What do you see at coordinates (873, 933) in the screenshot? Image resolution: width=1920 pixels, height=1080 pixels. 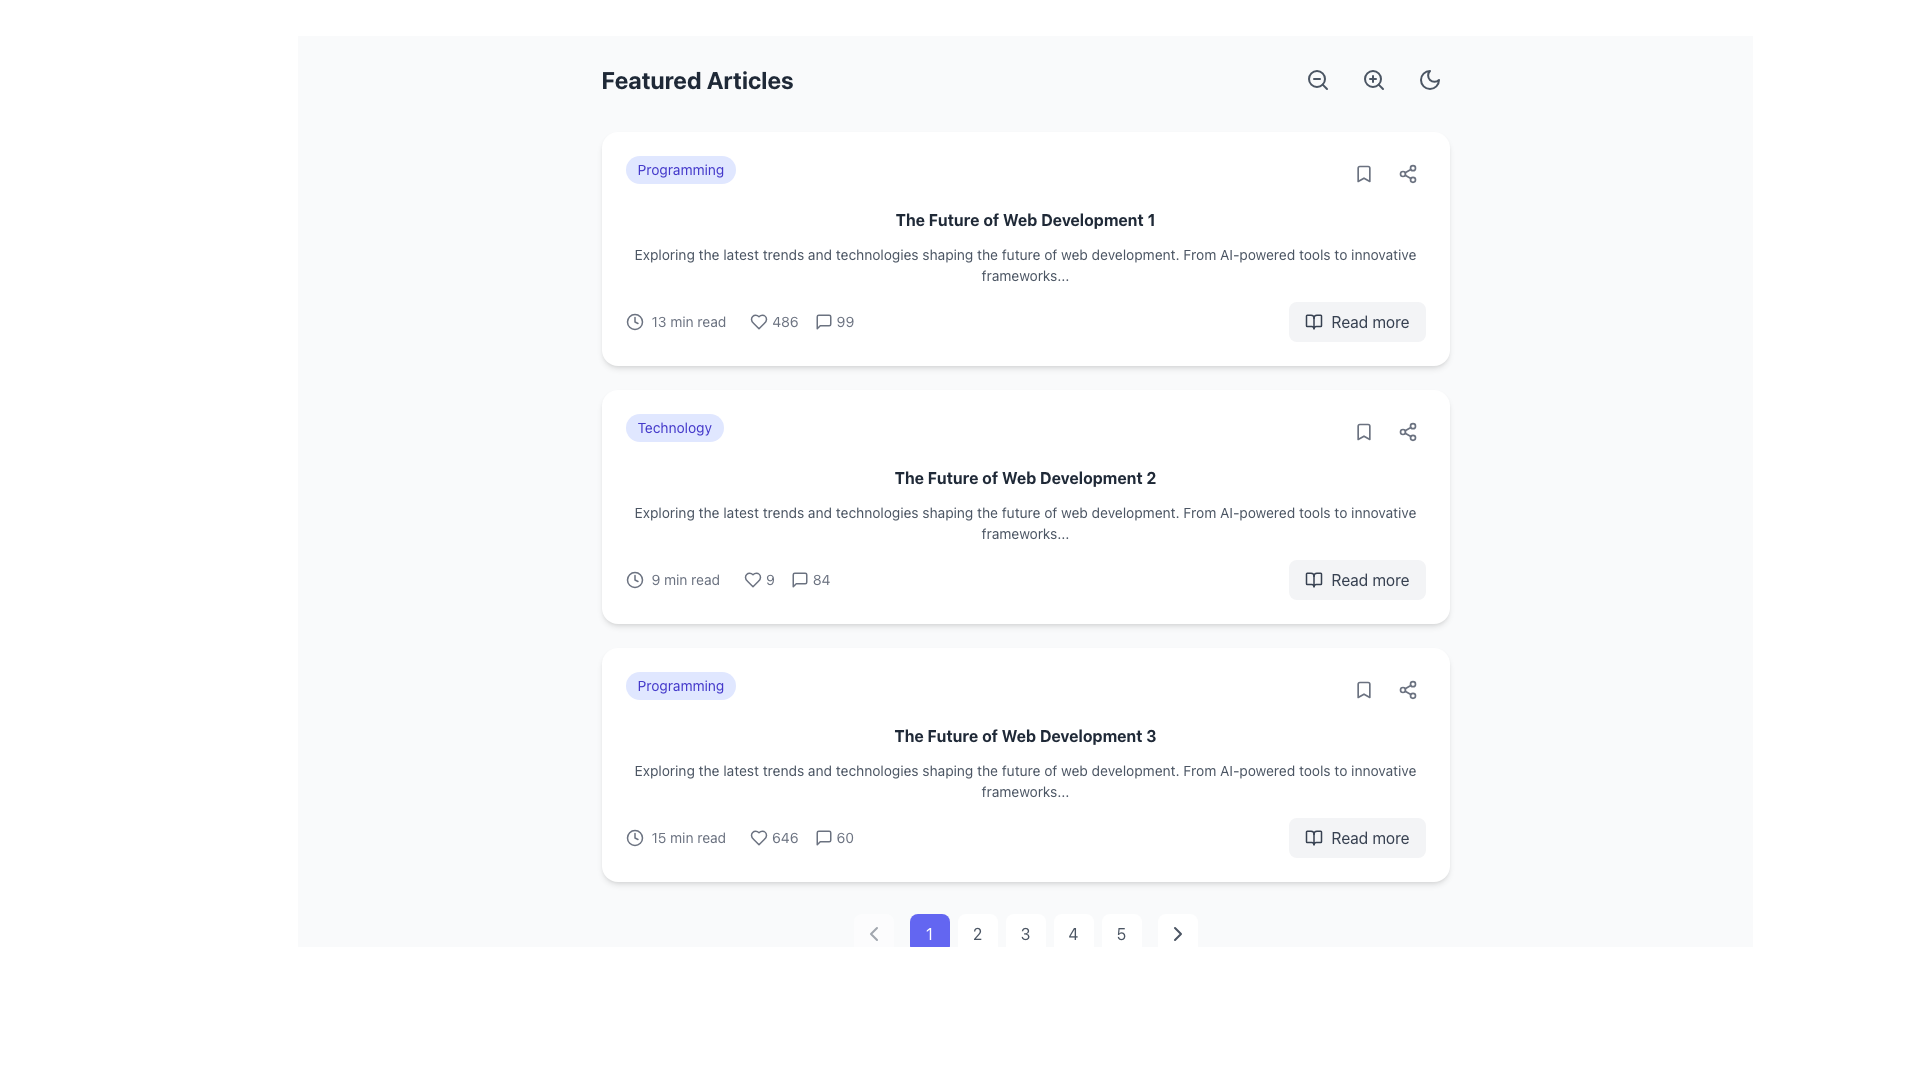 I see `the Chevron icon located at the left of the pagination controls` at bounding box center [873, 933].